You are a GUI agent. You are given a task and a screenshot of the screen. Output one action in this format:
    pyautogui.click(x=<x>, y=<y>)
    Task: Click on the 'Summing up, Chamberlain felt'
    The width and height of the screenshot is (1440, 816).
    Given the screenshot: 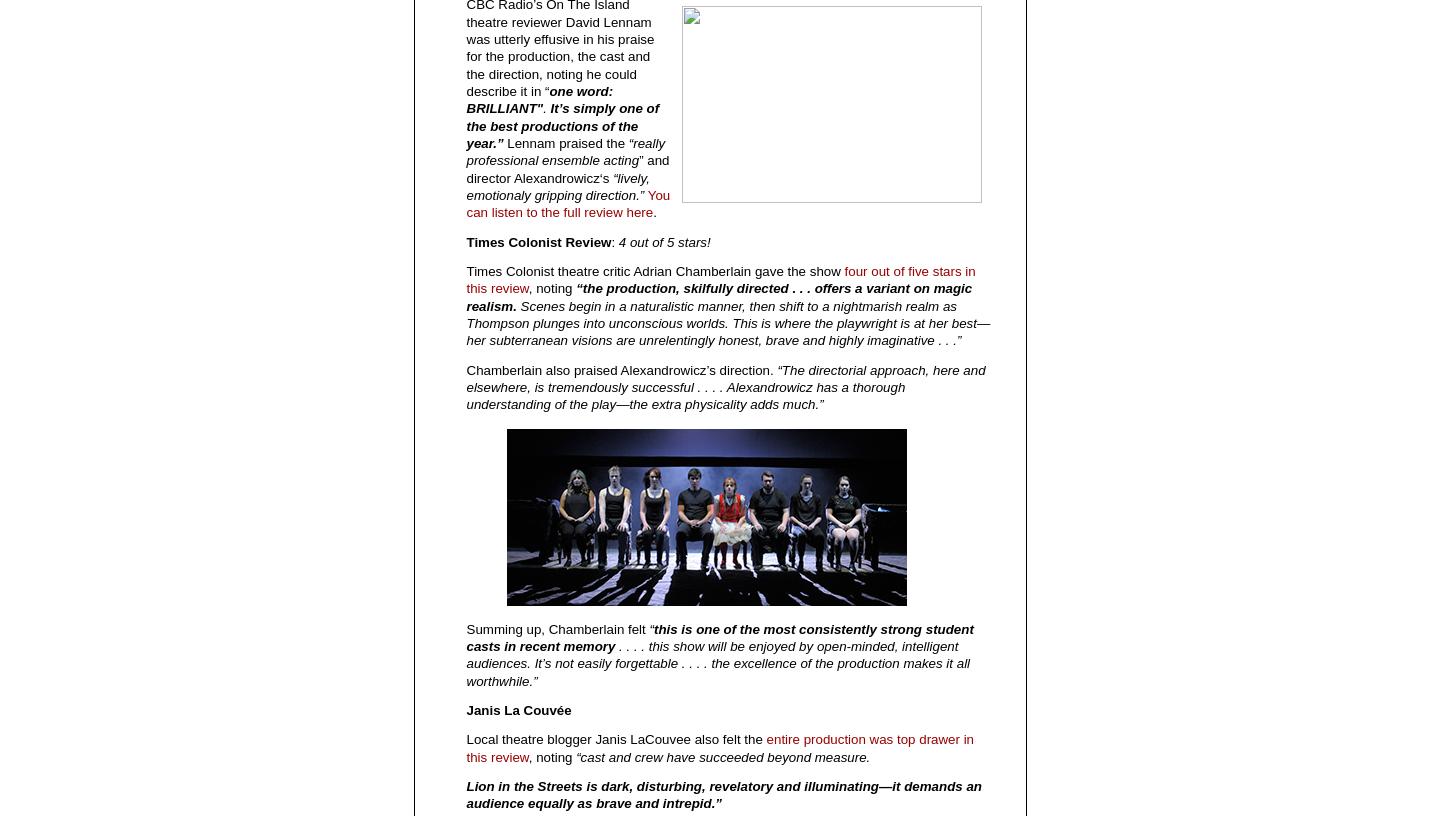 What is the action you would take?
    pyautogui.click(x=555, y=627)
    